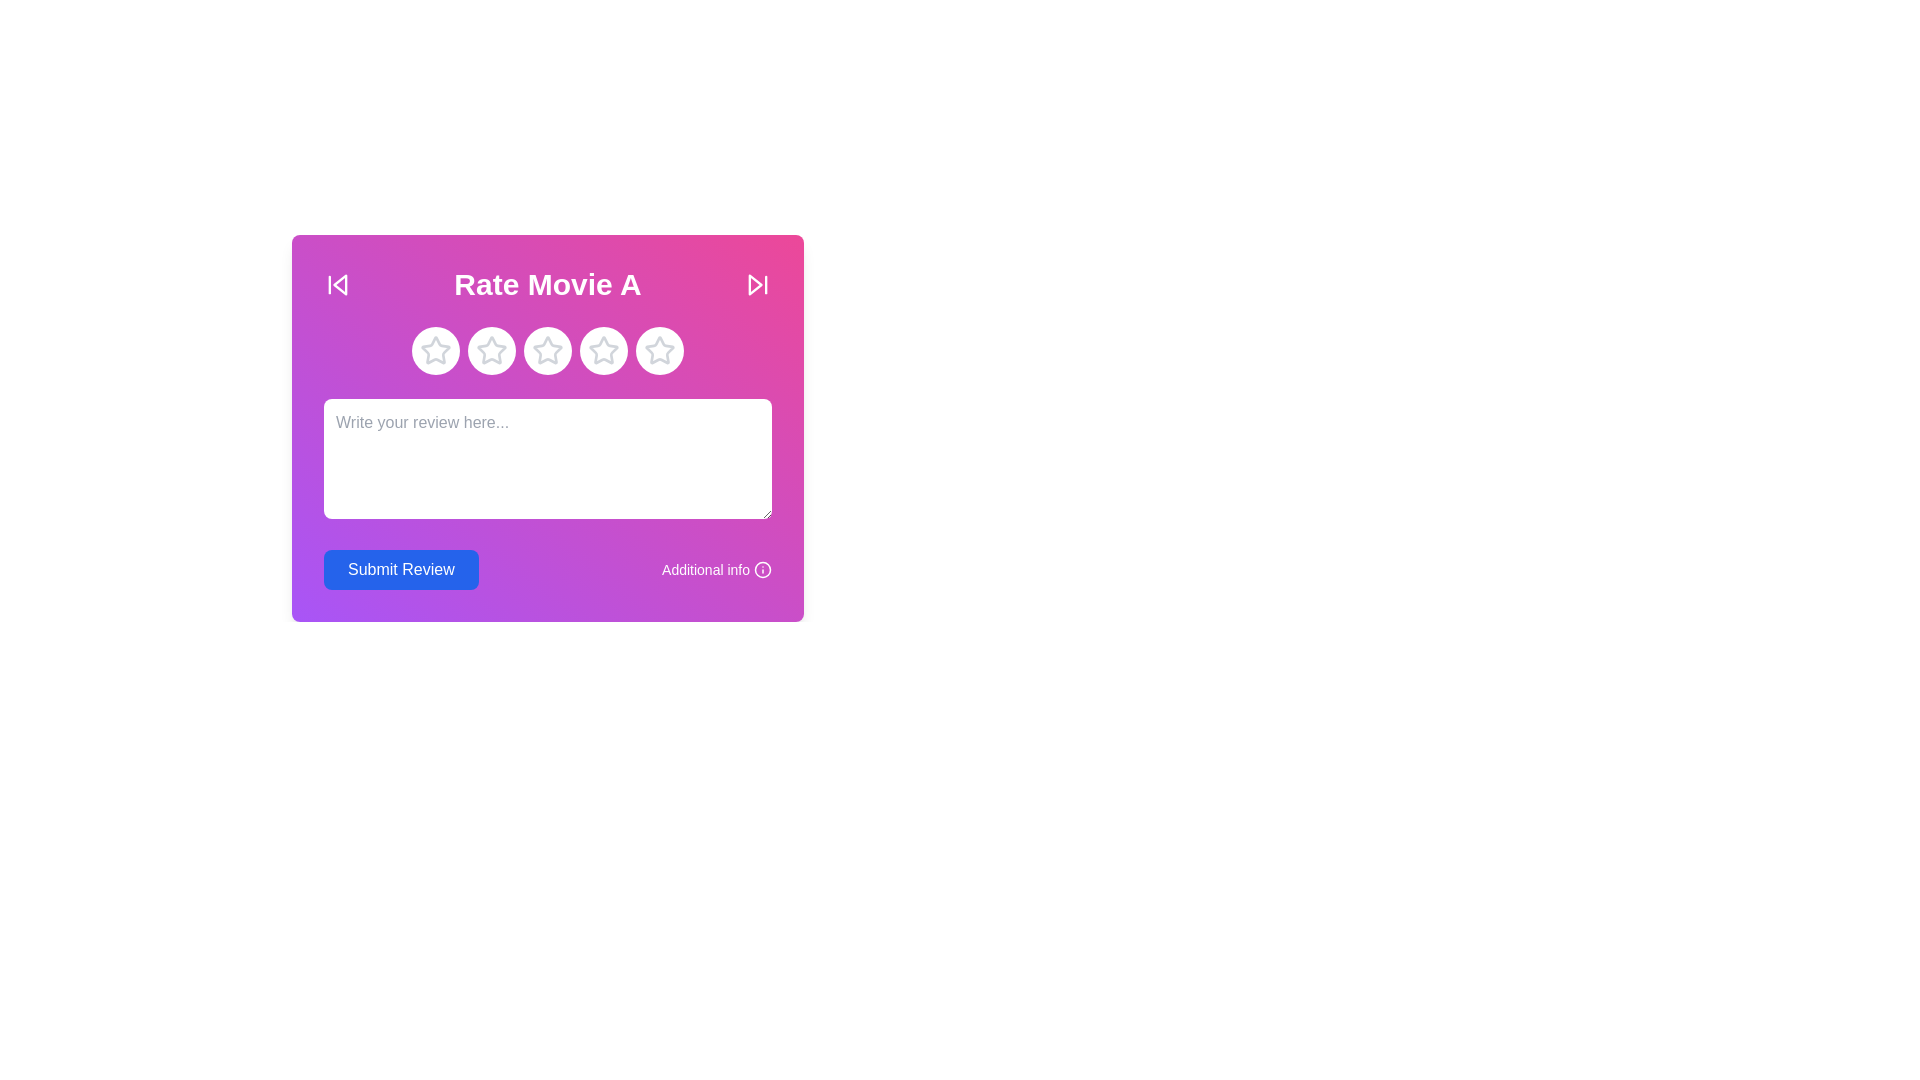 This screenshot has width=1920, height=1080. Describe the element at coordinates (400, 570) in the screenshot. I see `the 'Submit Review' button, which is a rectangular button with a blue background and white text, located in the bottom-left corner of the modal` at that location.